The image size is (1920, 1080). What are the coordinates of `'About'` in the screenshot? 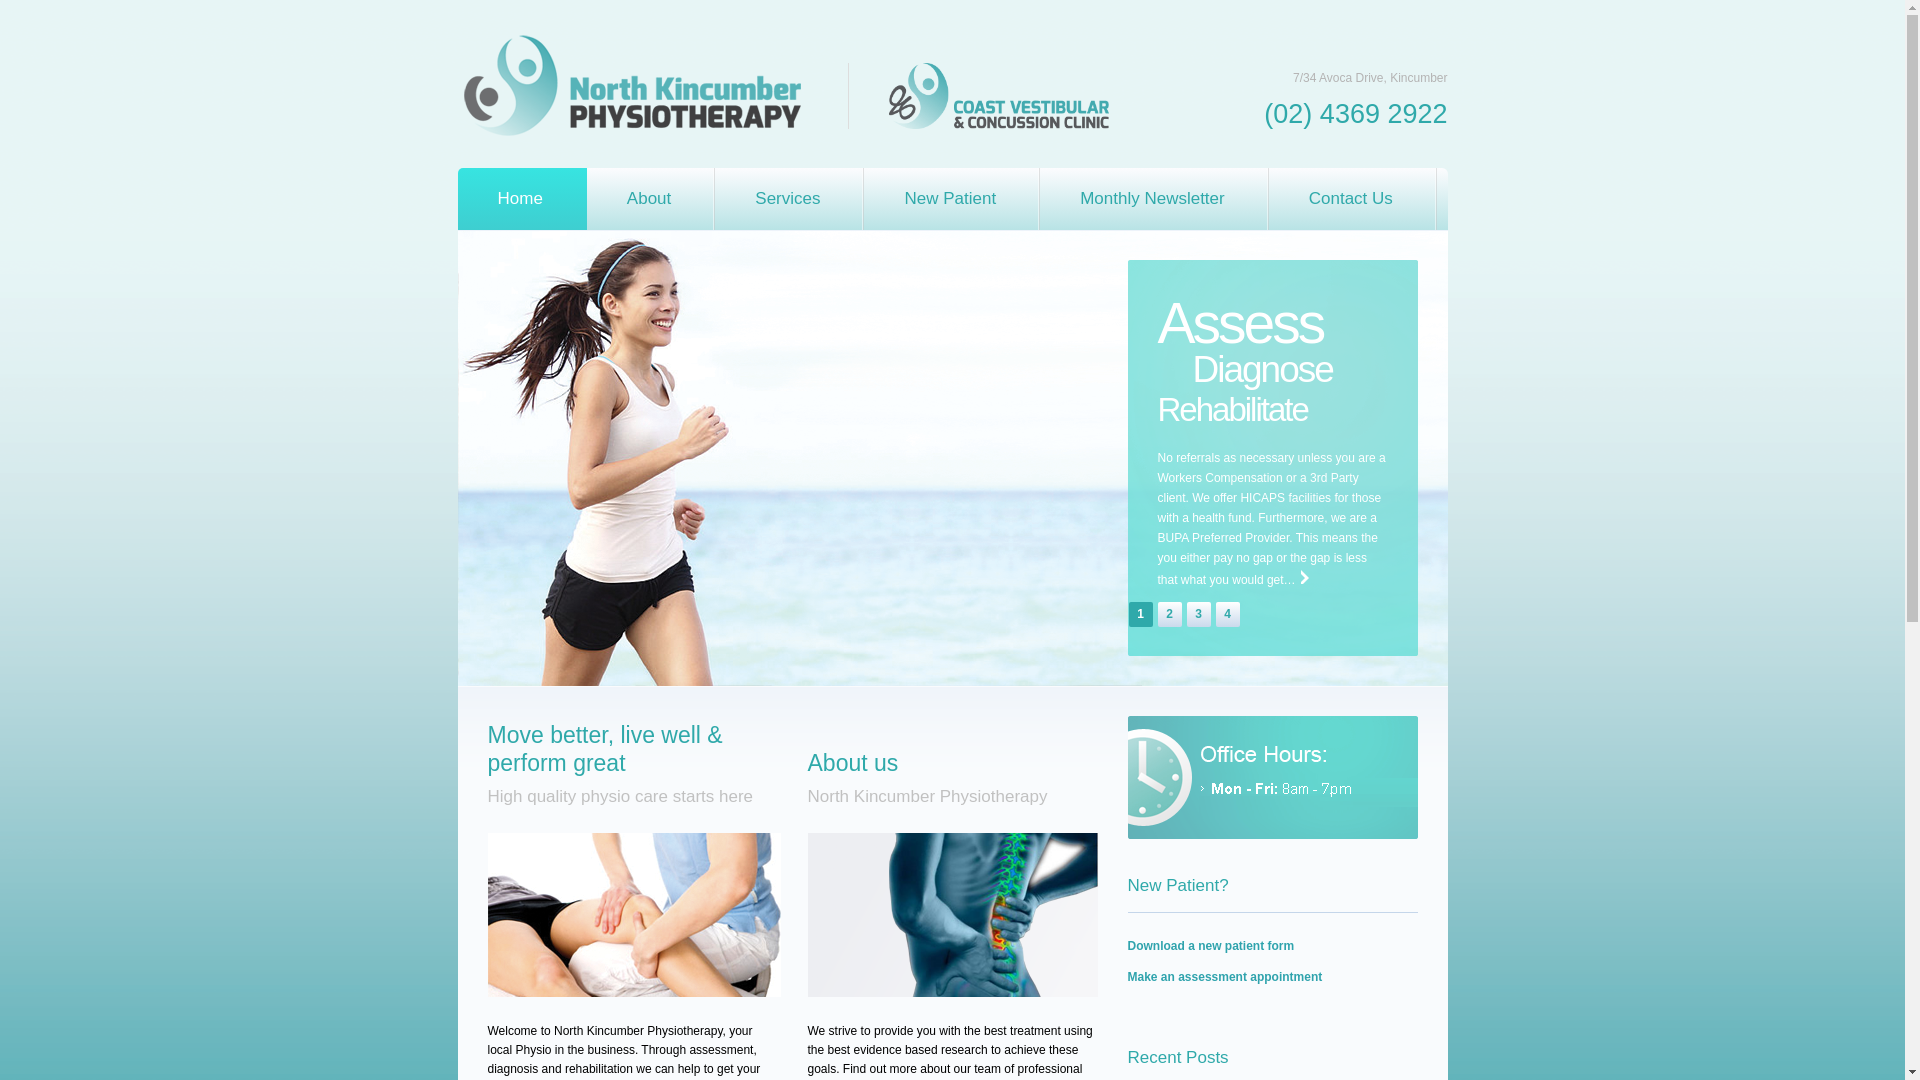 It's located at (585, 199).